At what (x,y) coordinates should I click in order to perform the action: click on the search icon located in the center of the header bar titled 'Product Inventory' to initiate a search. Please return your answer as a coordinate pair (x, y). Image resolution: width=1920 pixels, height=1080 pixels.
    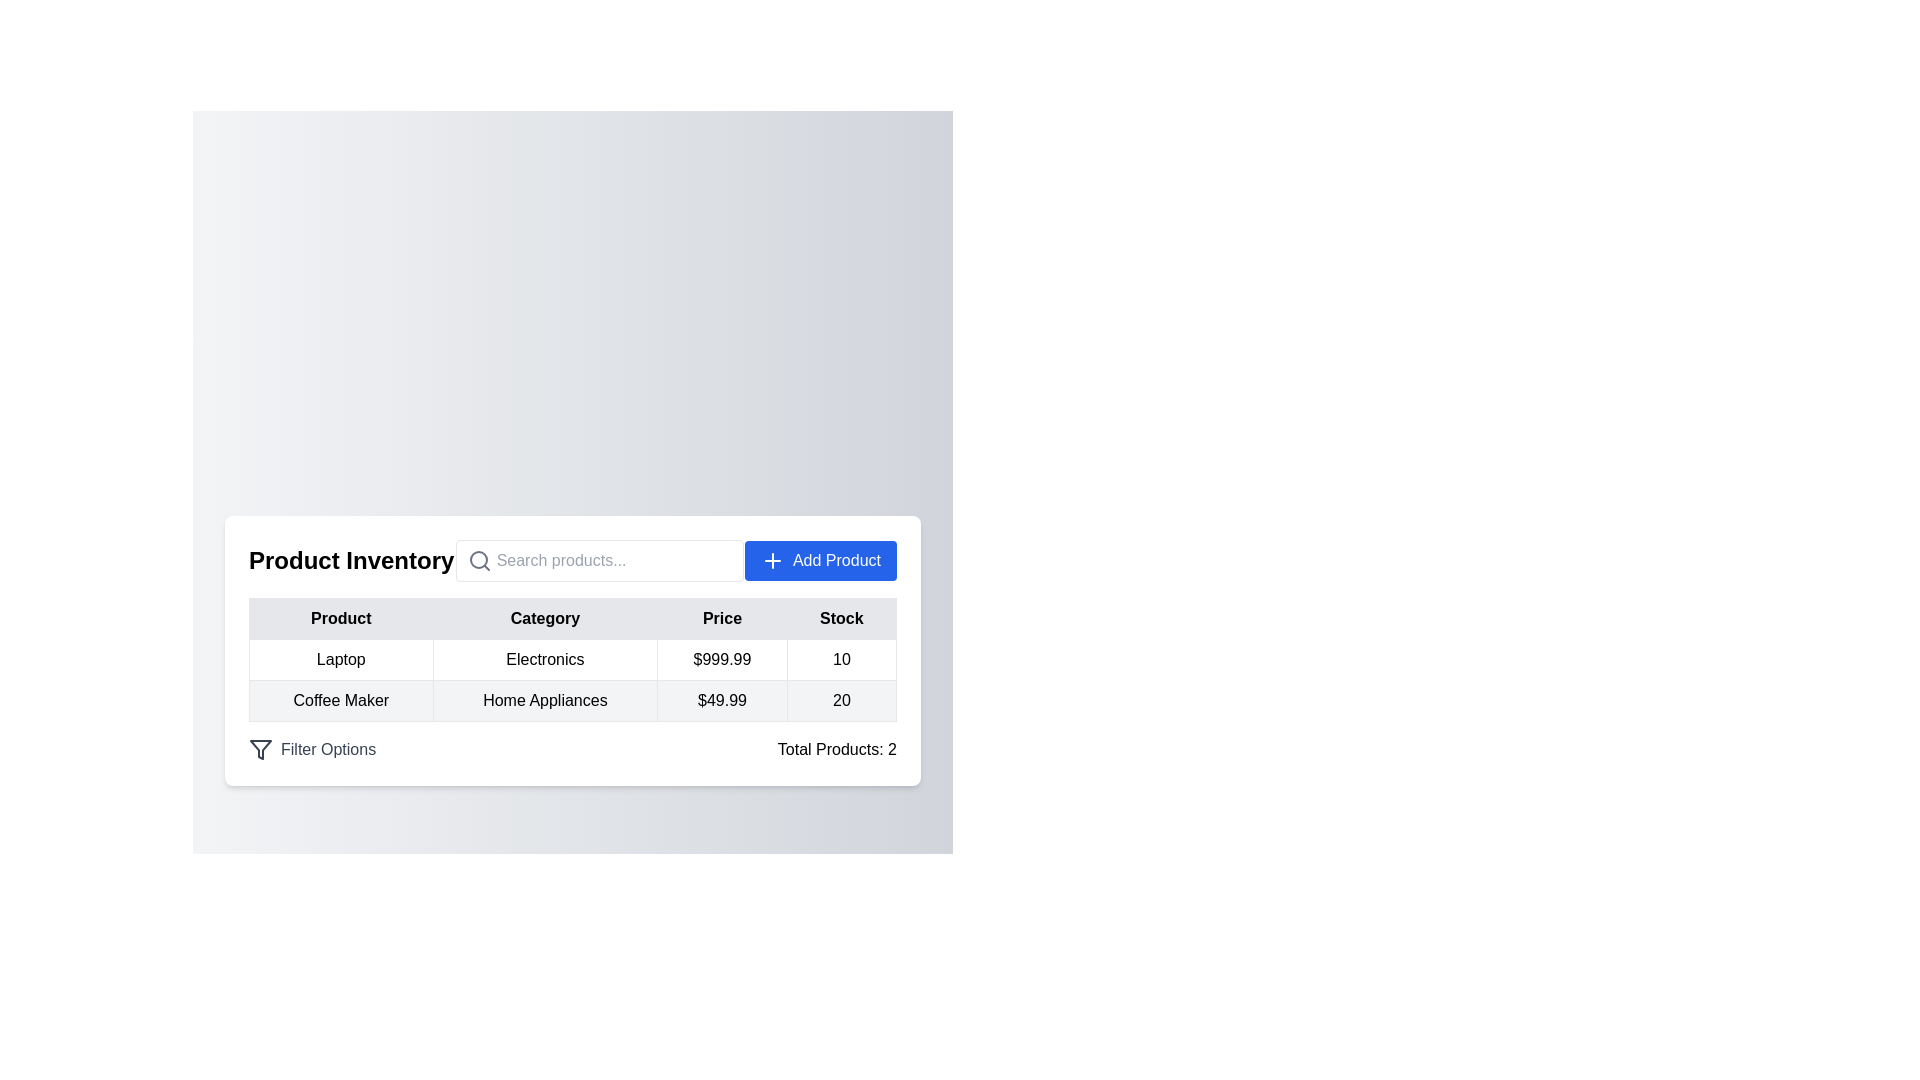
    Looking at the image, I should click on (571, 560).